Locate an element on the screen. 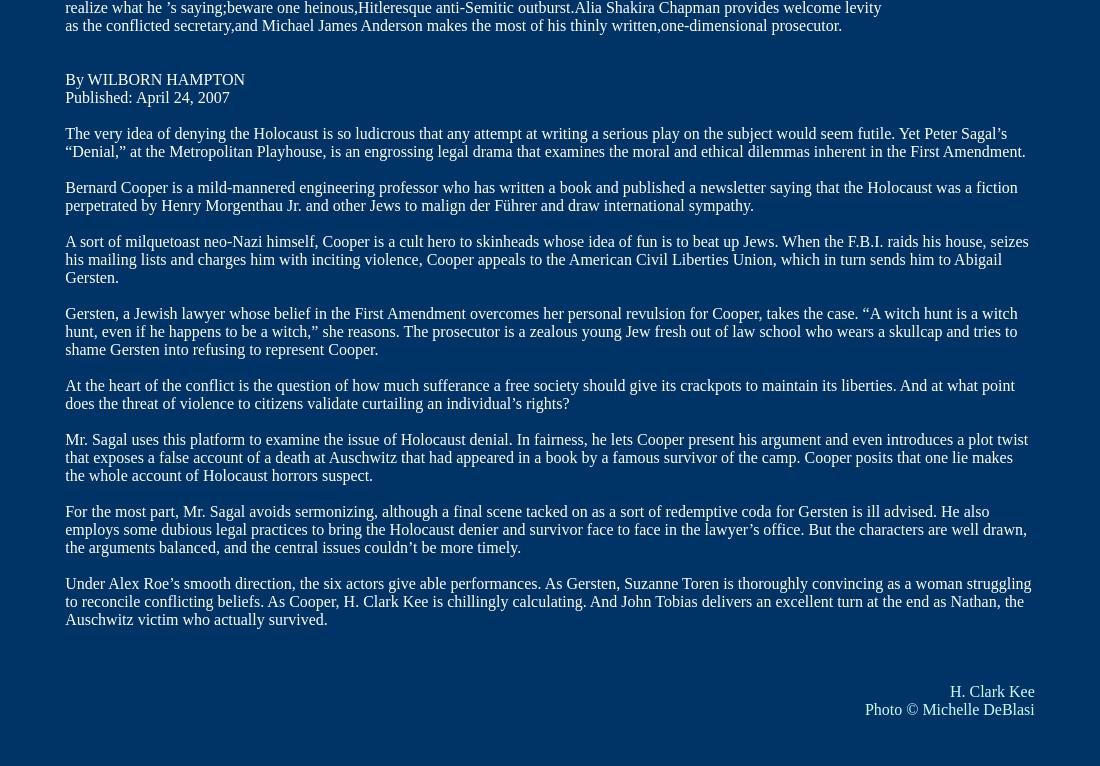 This screenshot has width=1100, height=766. 'H. Clark Kee' is located at coordinates (990, 690).